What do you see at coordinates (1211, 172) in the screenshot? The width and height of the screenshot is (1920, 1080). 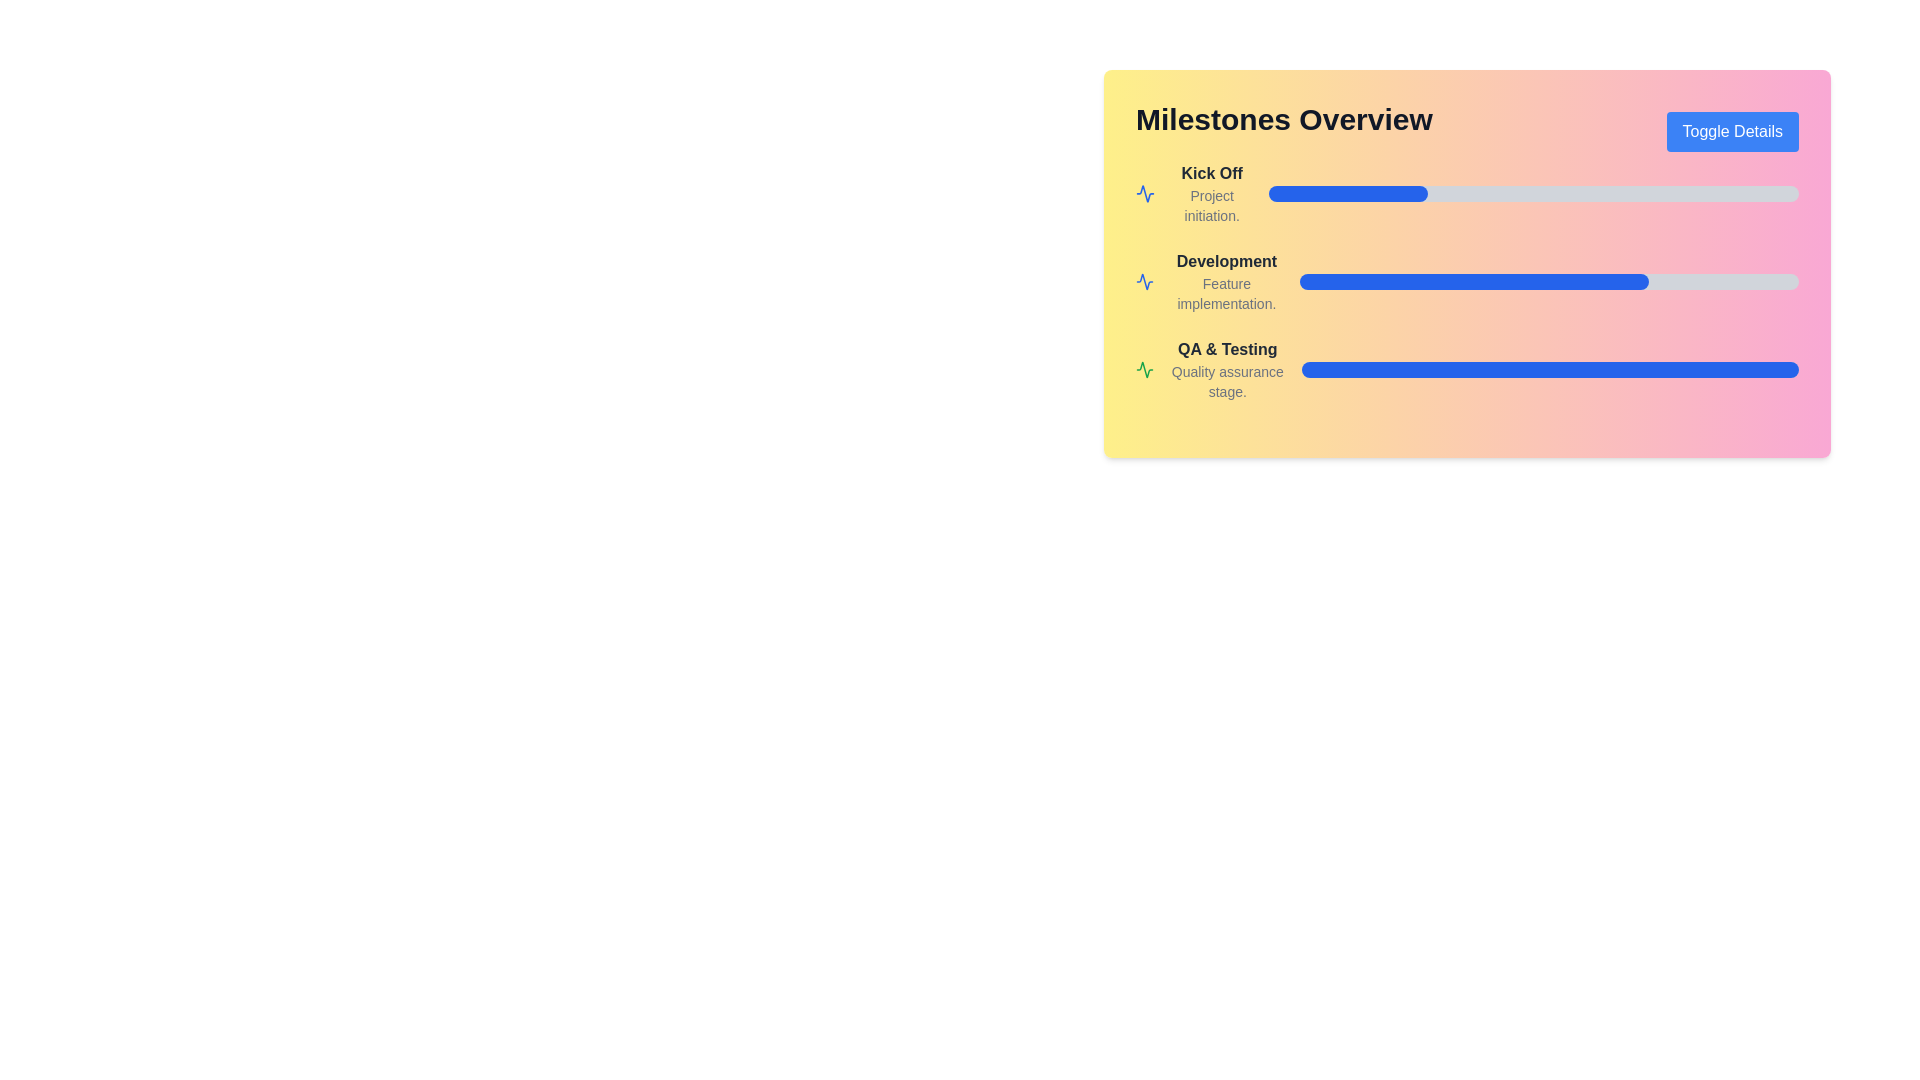 I see `the 'Kick Off' text label to trigger potential tooltip or styling effects` at bounding box center [1211, 172].